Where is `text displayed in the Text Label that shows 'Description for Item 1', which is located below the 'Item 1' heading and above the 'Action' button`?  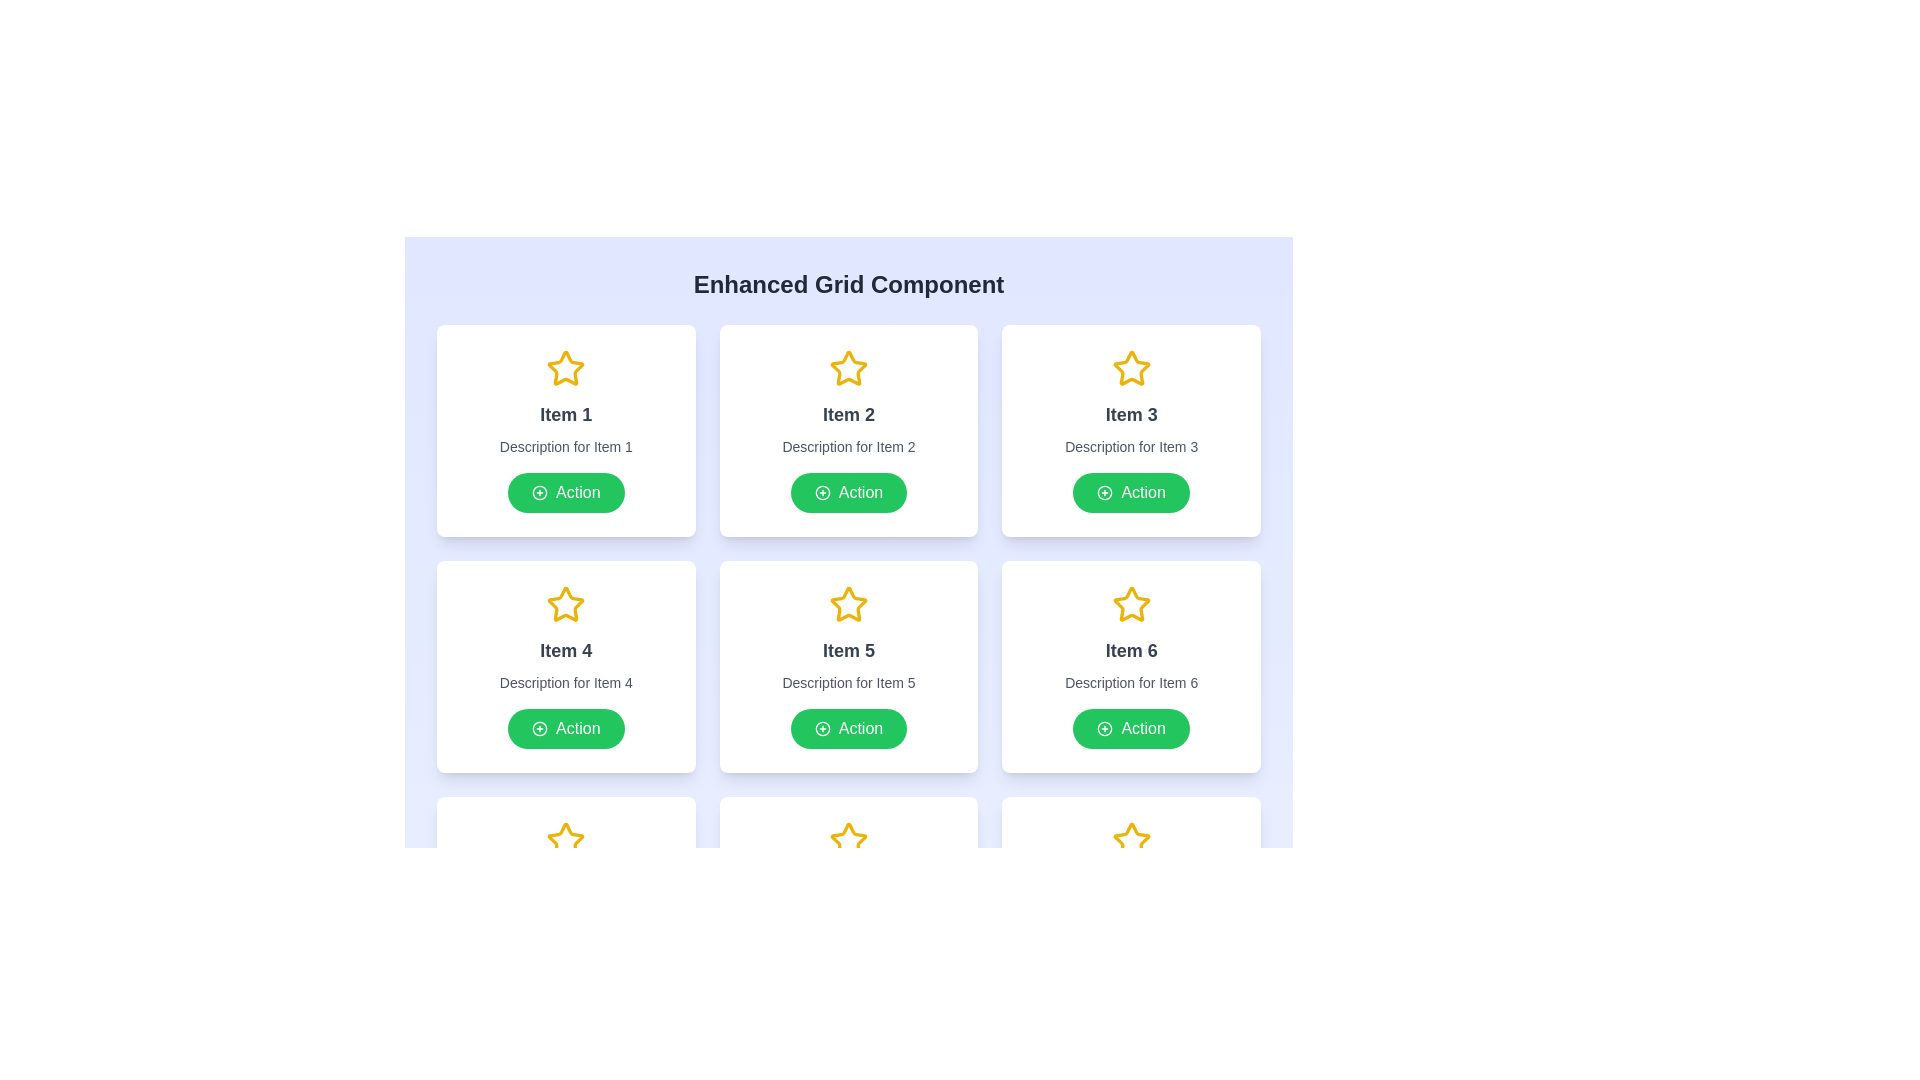 text displayed in the Text Label that shows 'Description for Item 1', which is located below the 'Item 1' heading and above the 'Action' button is located at coordinates (565, 446).